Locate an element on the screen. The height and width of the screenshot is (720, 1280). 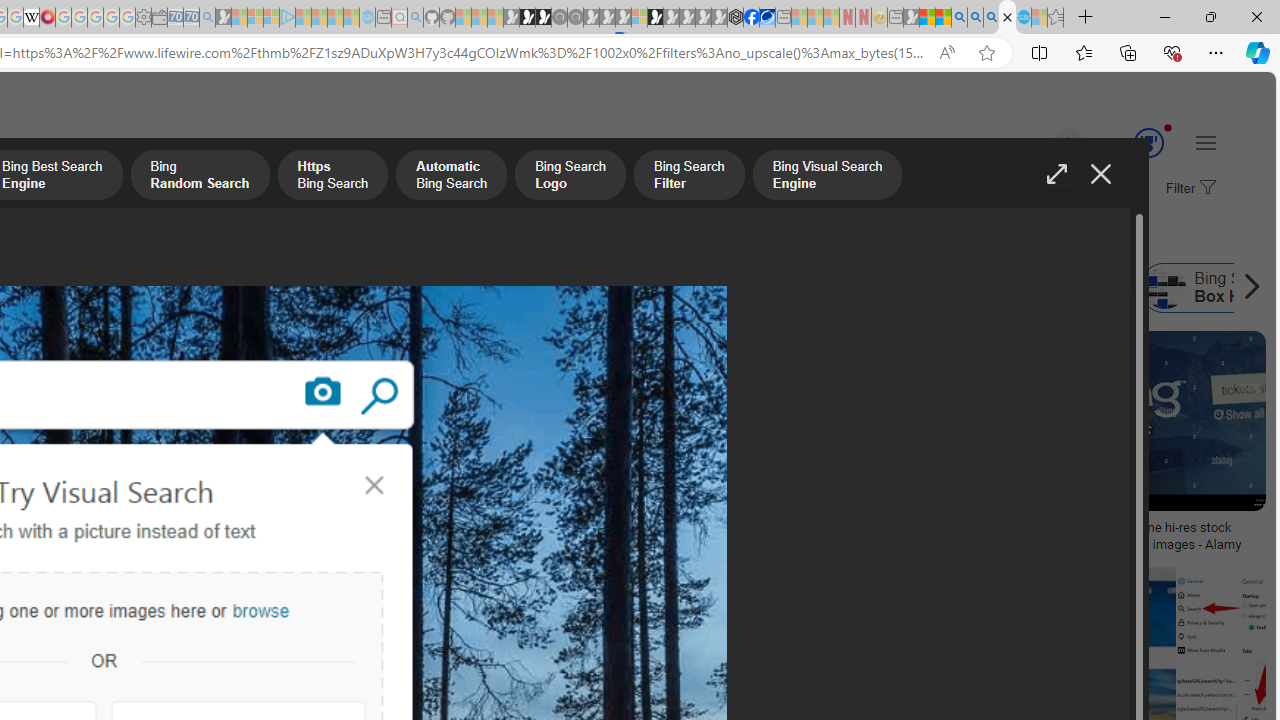
'Future Focus Report 2024 - Sleeping' is located at coordinates (574, 17).